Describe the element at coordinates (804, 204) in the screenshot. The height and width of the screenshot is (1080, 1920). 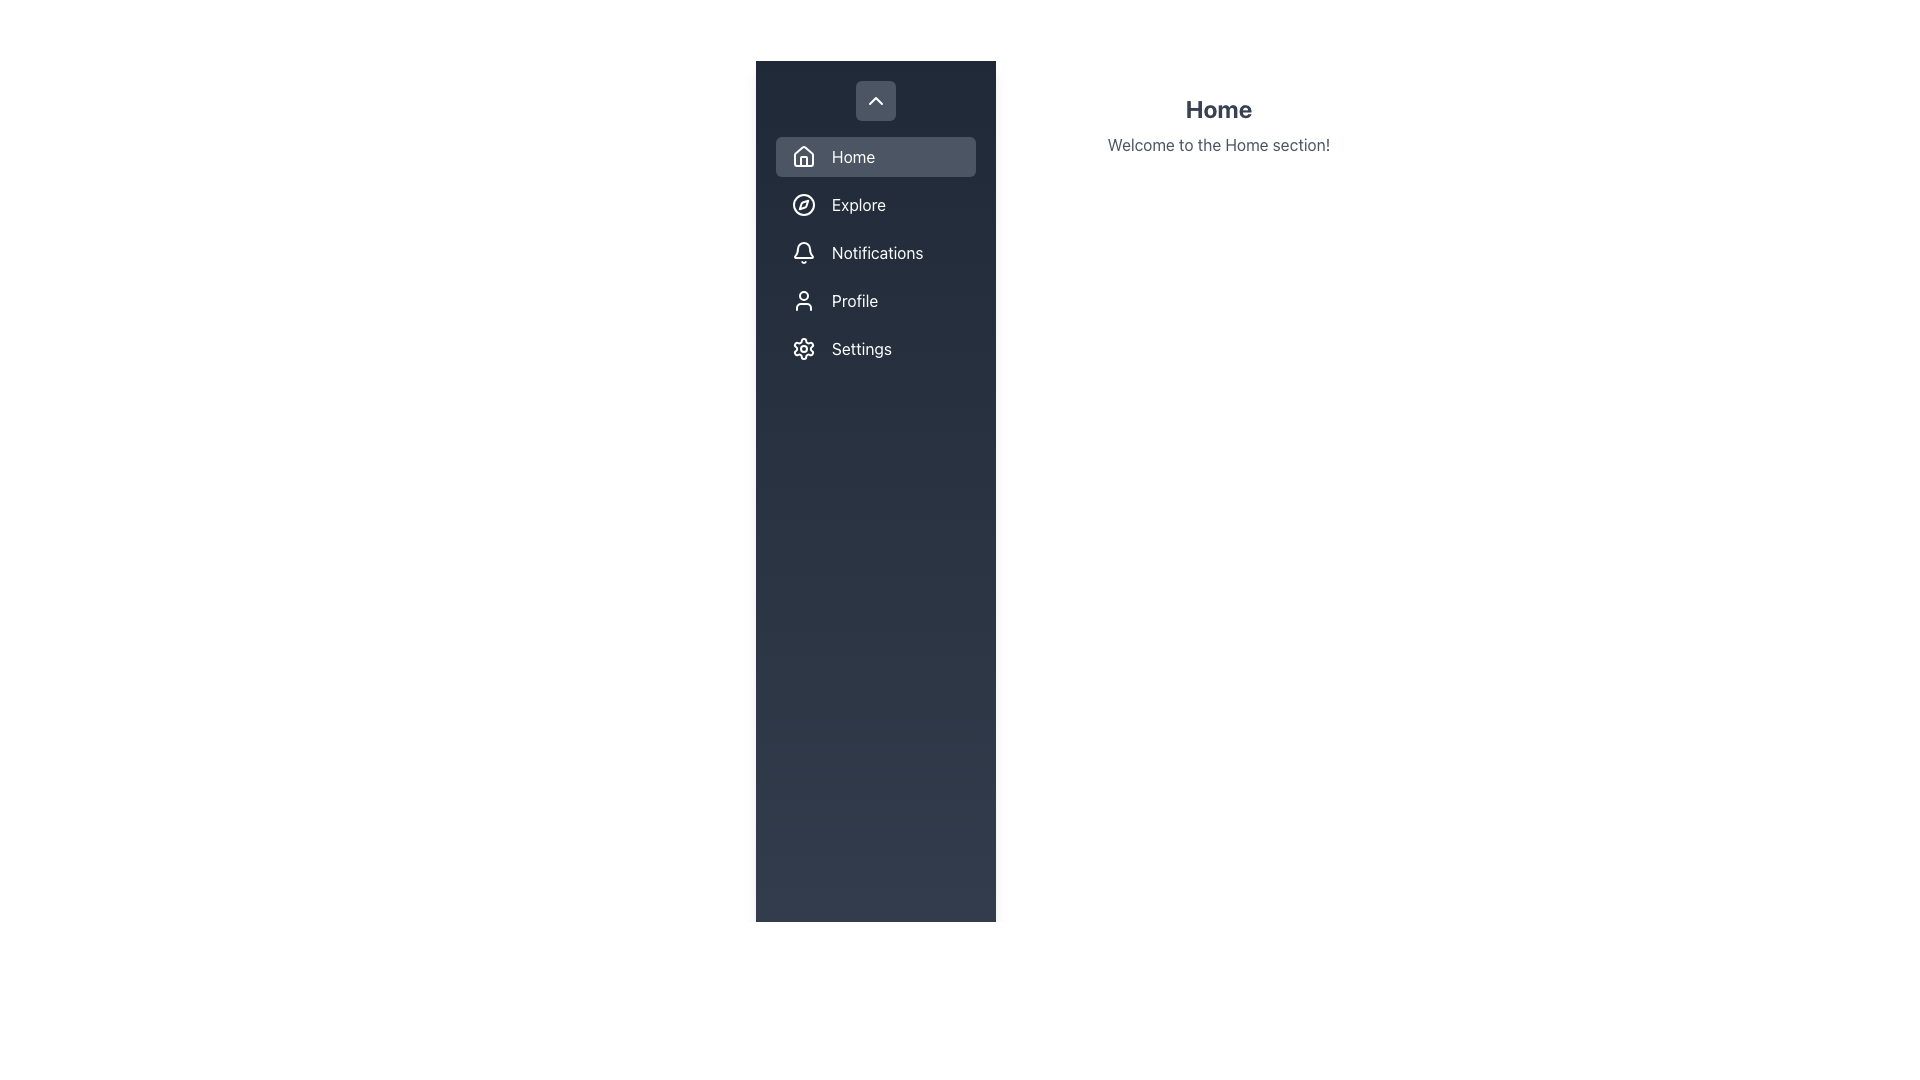
I see `the 'Explore' icon (SVG Circle) located in the sidebar navigation panel, which is the second item in the vertical list of navigation options, positioned between 'Home' and 'Notifications'` at that location.